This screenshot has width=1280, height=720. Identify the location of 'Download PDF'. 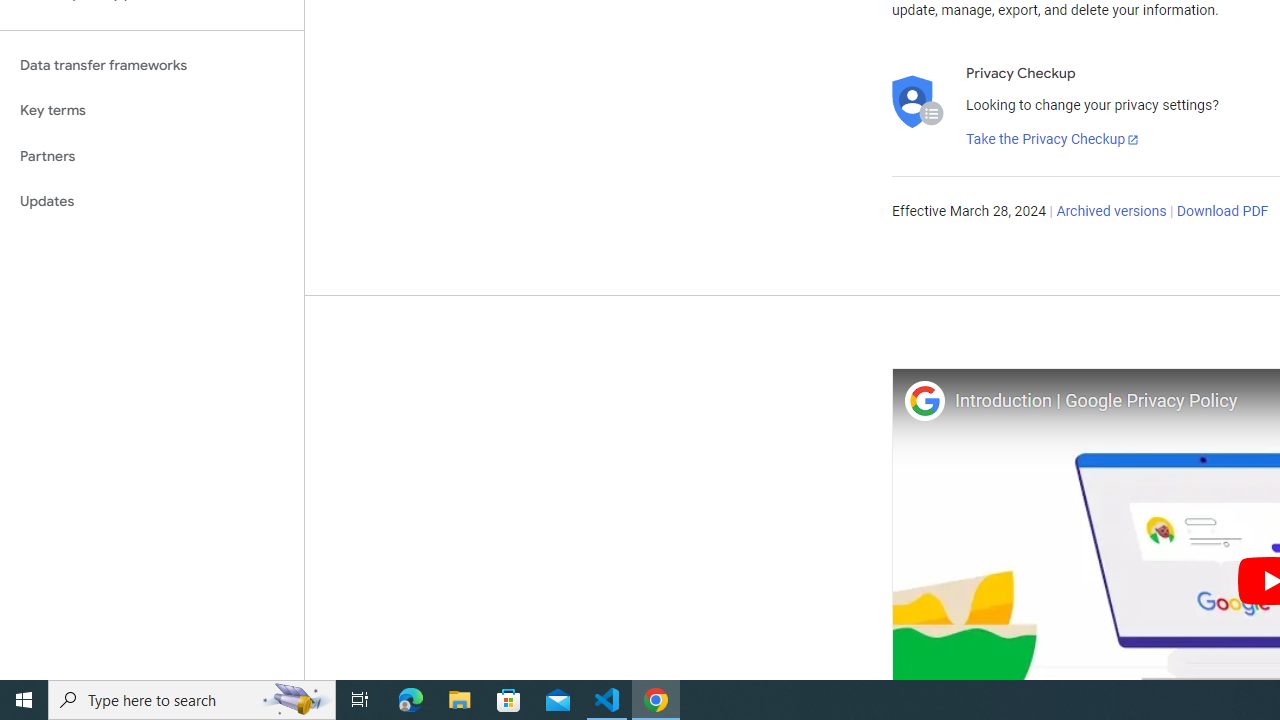
(1221, 212).